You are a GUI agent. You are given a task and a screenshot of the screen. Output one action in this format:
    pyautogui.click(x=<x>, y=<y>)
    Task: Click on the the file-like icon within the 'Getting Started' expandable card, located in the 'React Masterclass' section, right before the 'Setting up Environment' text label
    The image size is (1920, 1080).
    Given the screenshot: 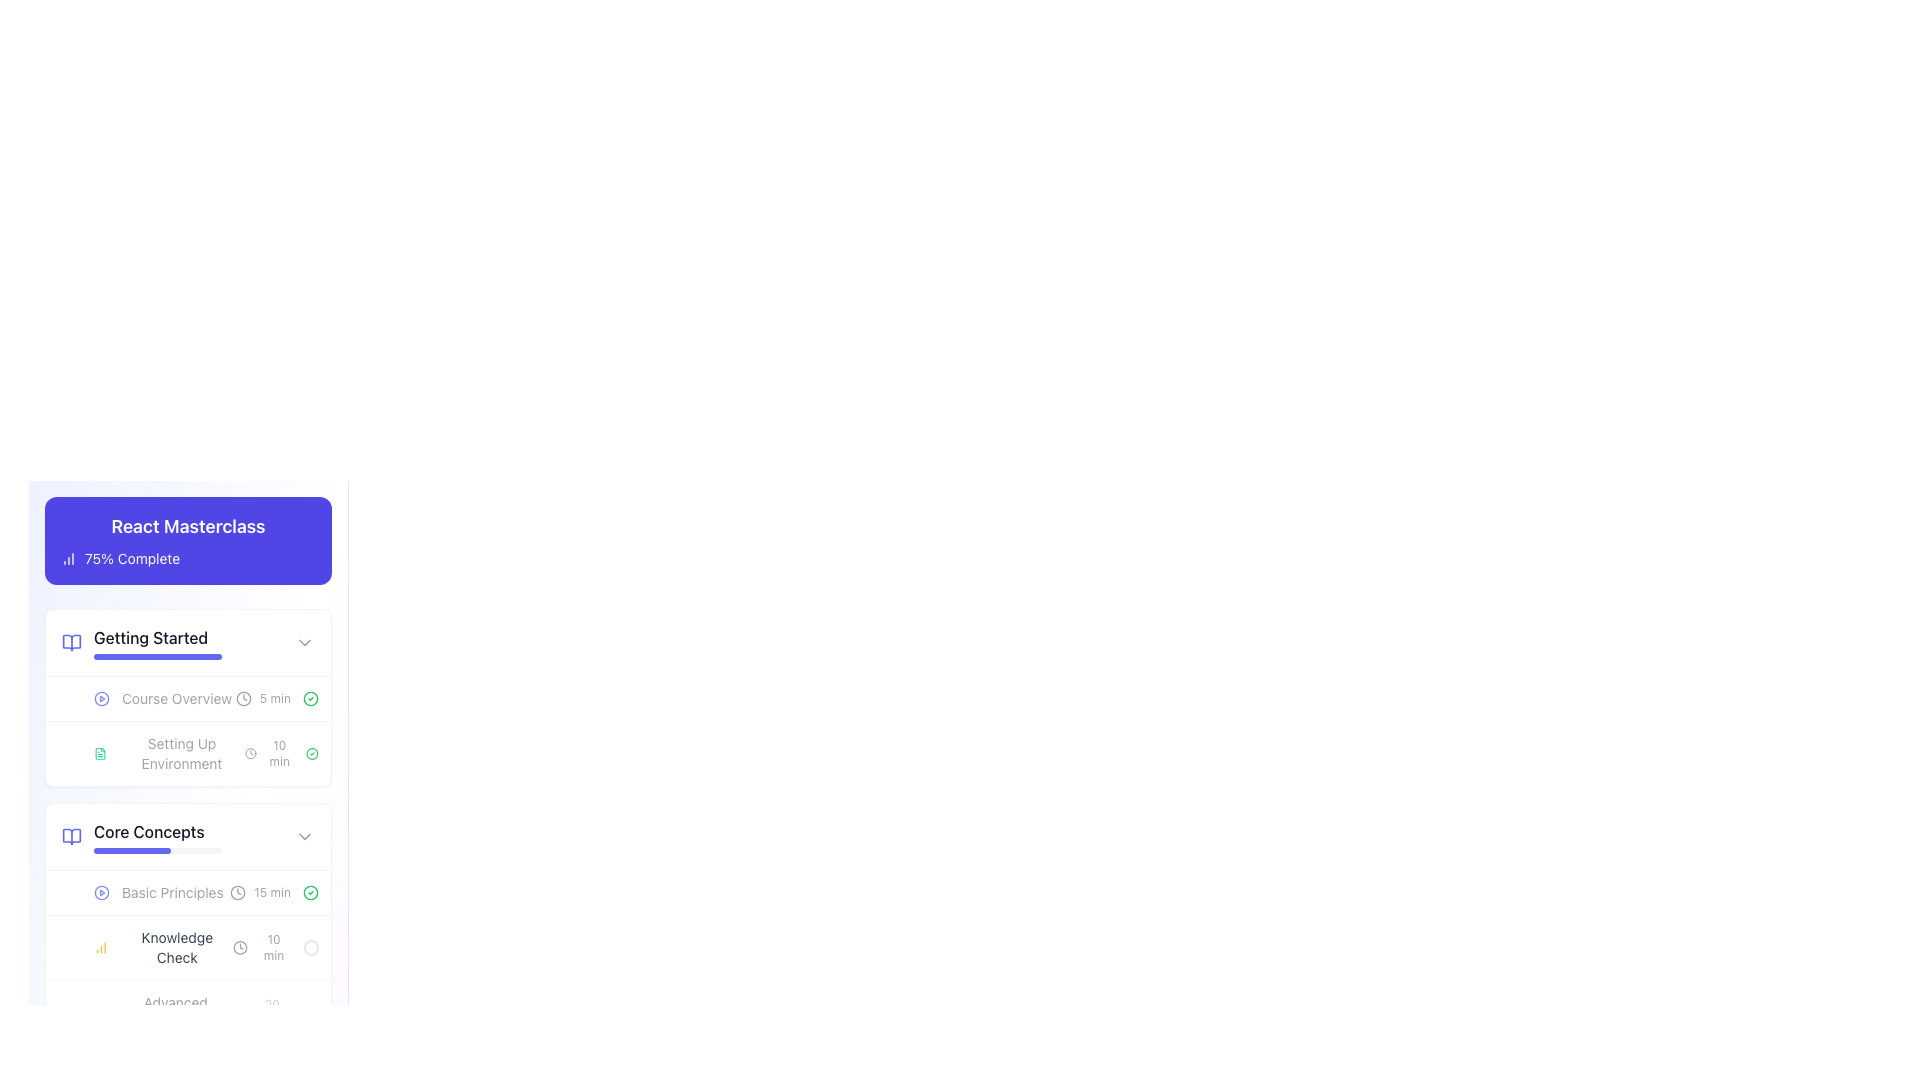 What is the action you would take?
    pyautogui.click(x=99, y=753)
    